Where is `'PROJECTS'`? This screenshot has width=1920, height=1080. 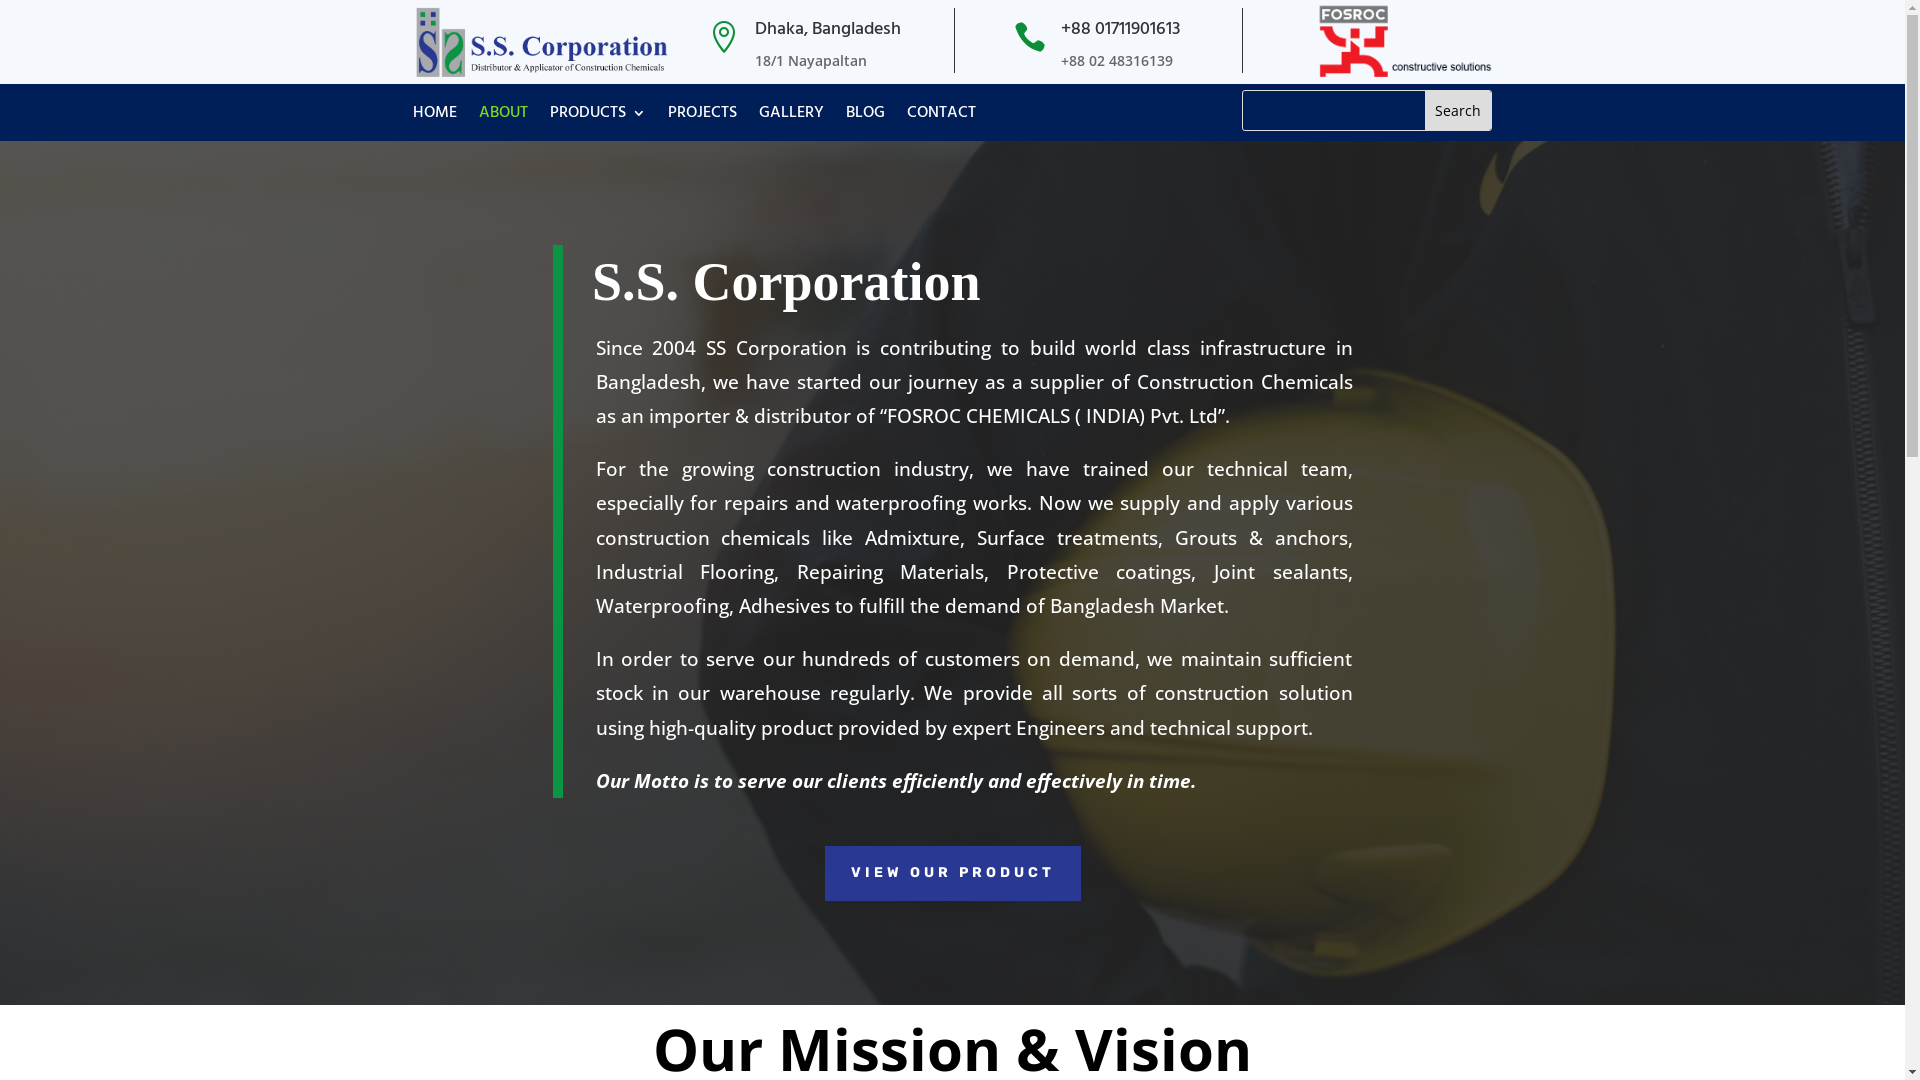 'PROJECTS' is located at coordinates (702, 116).